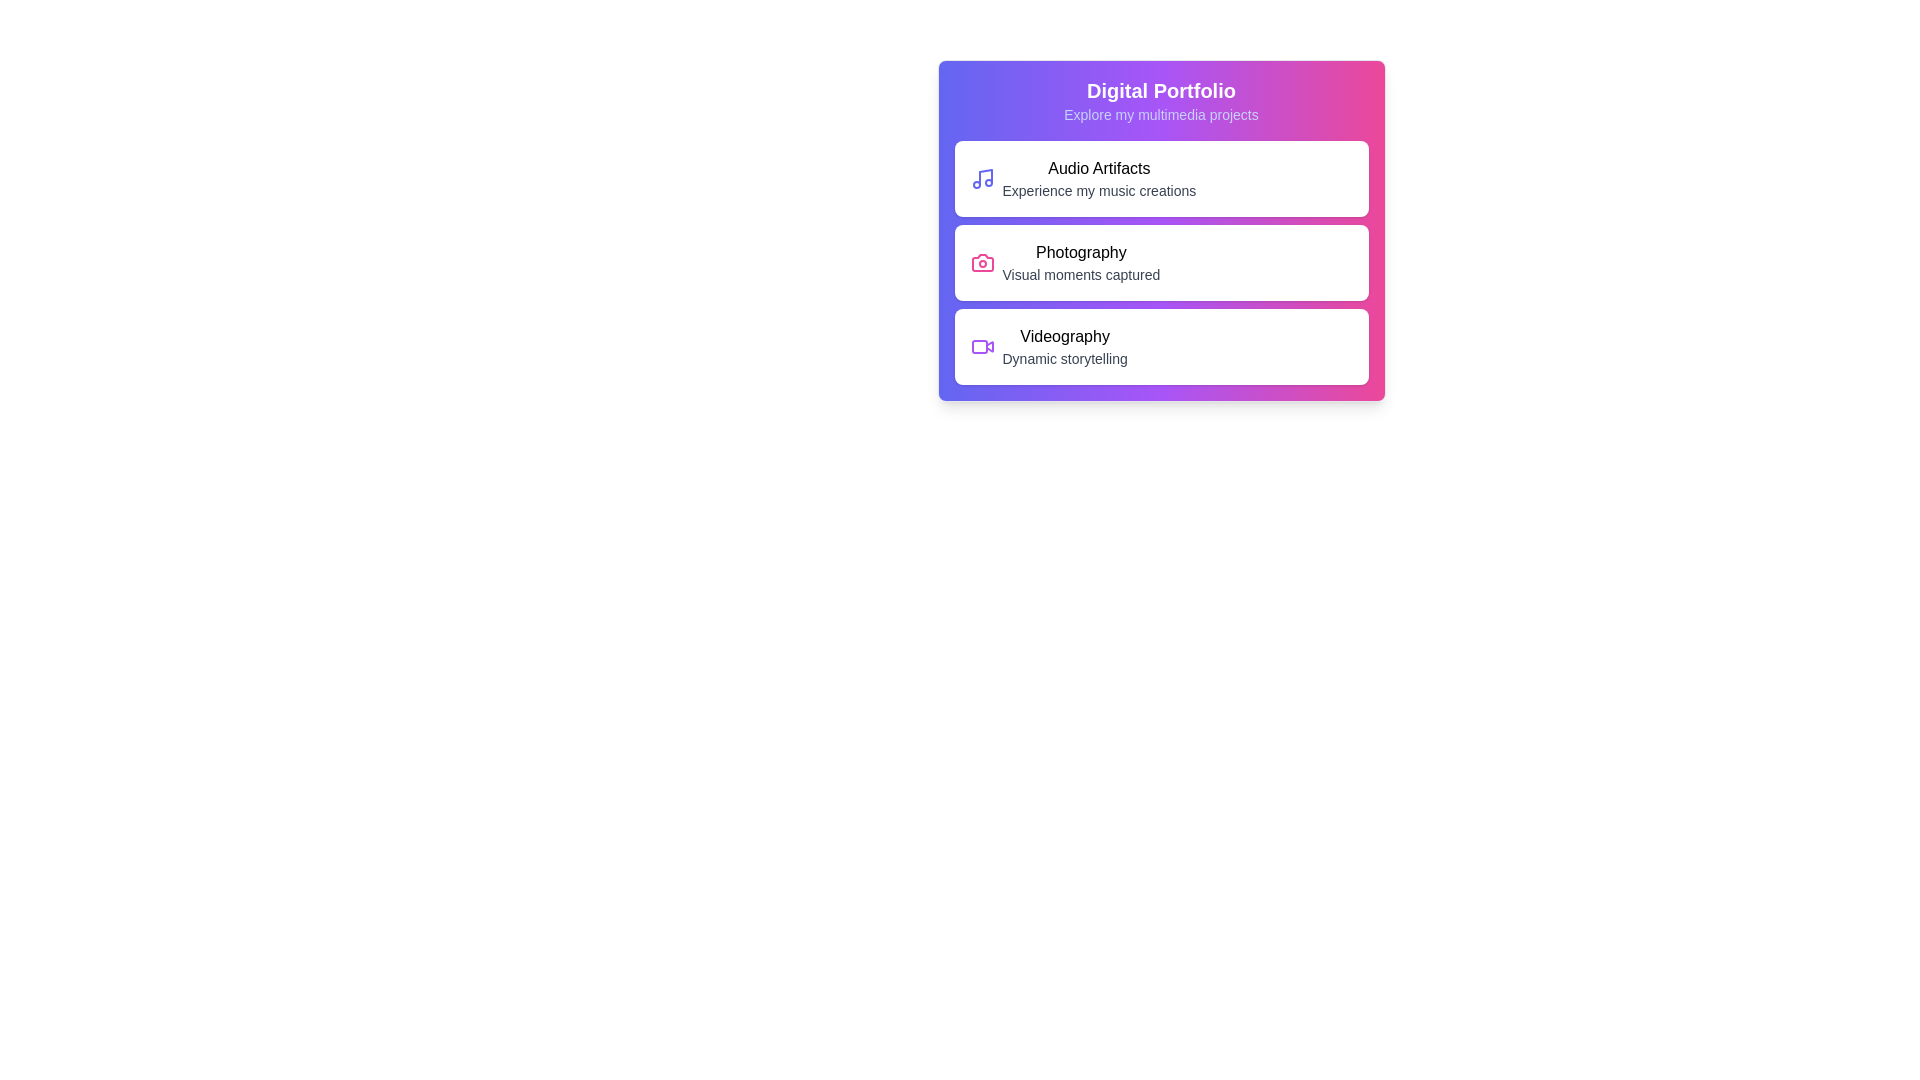 This screenshot has width=1920, height=1080. What do you see at coordinates (1161, 230) in the screenshot?
I see `the photography projects card, which is the second card in a vertical stack of three cards` at bounding box center [1161, 230].